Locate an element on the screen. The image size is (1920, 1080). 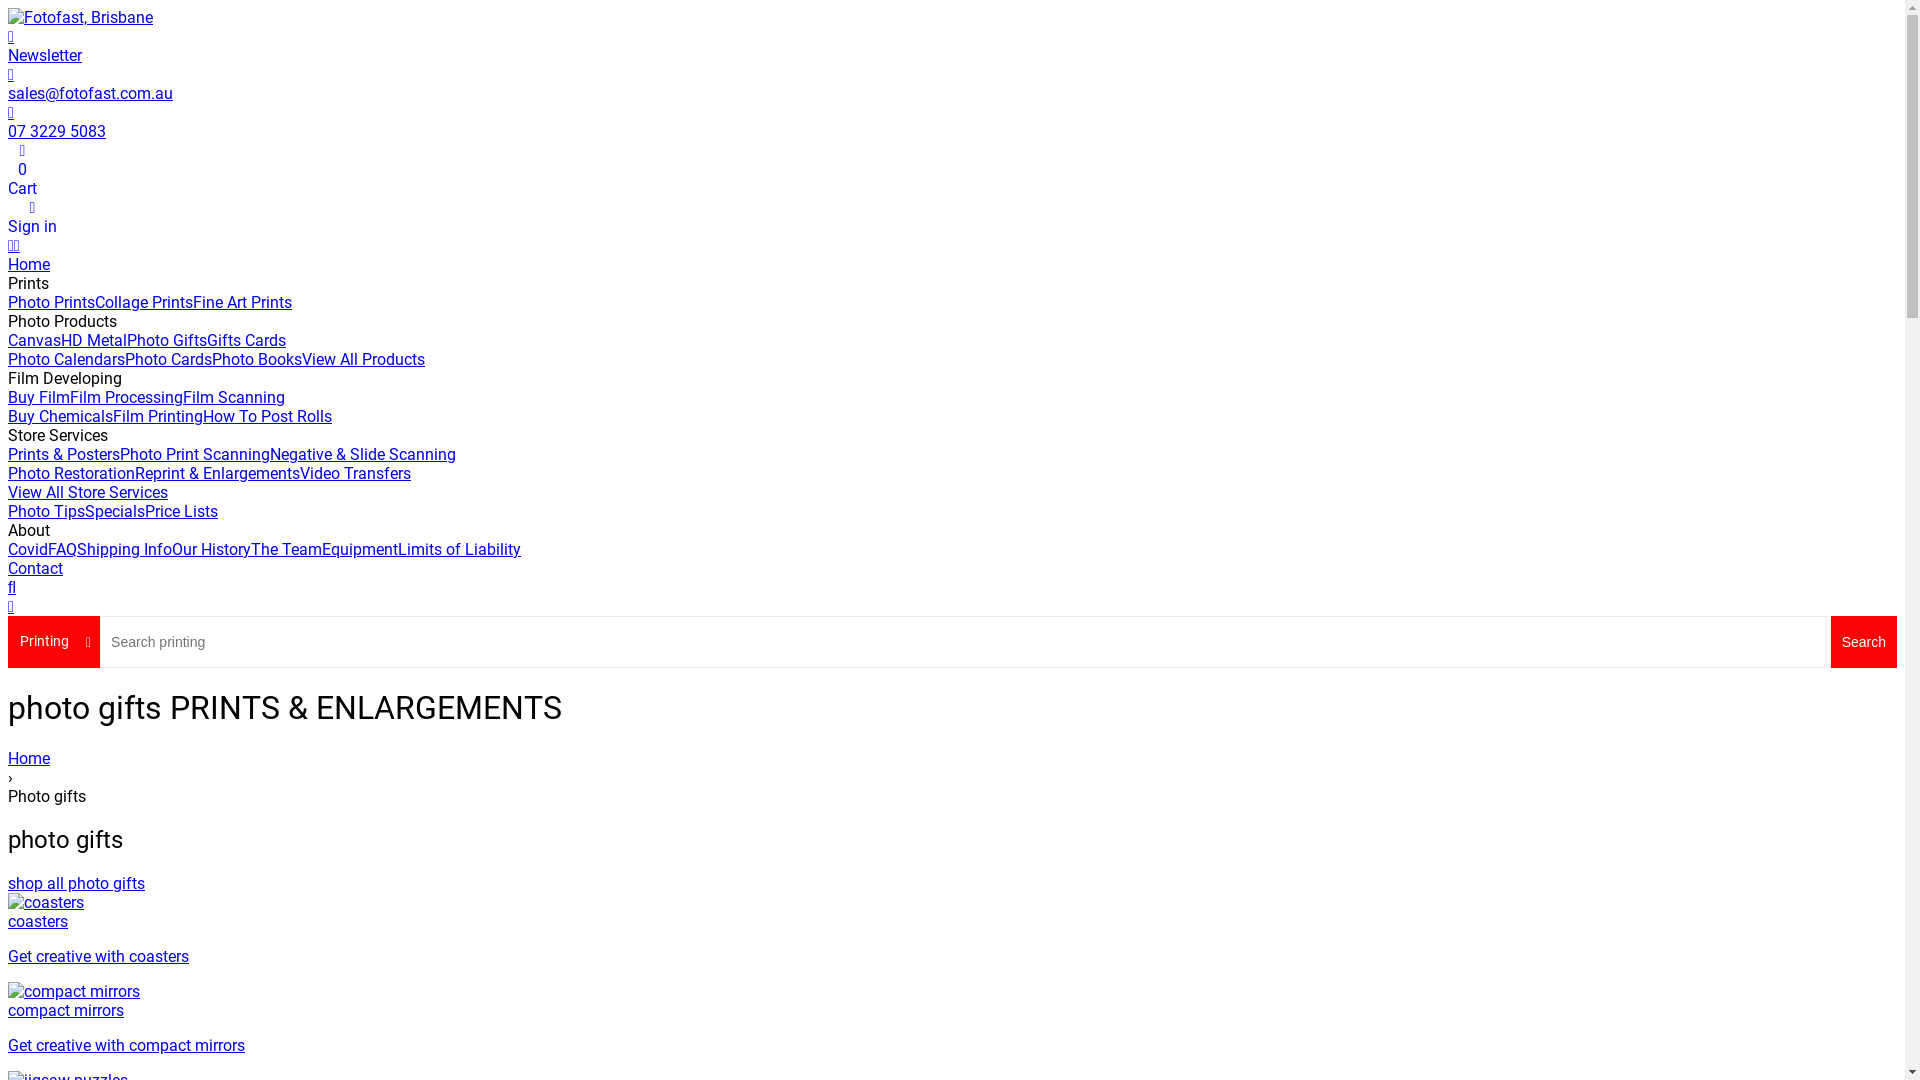
'Reprint & Enlargements' is located at coordinates (217, 473).